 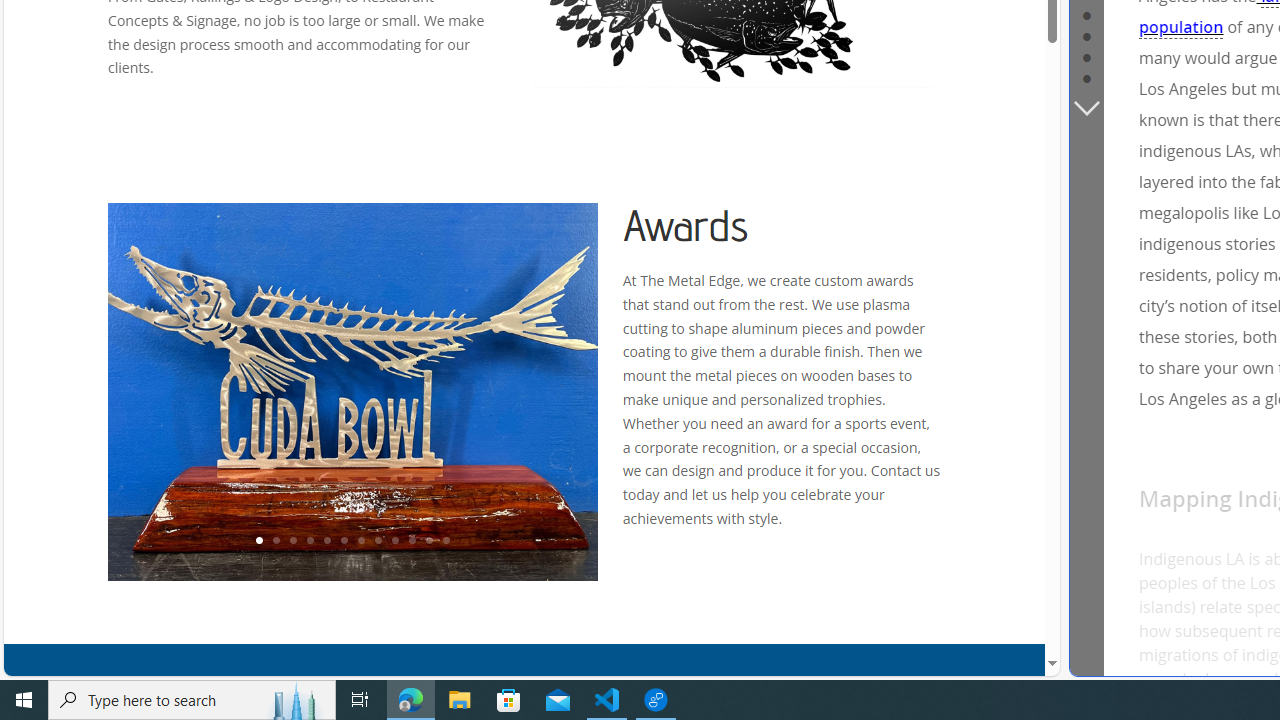 I want to click on '9', so click(x=394, y=541).